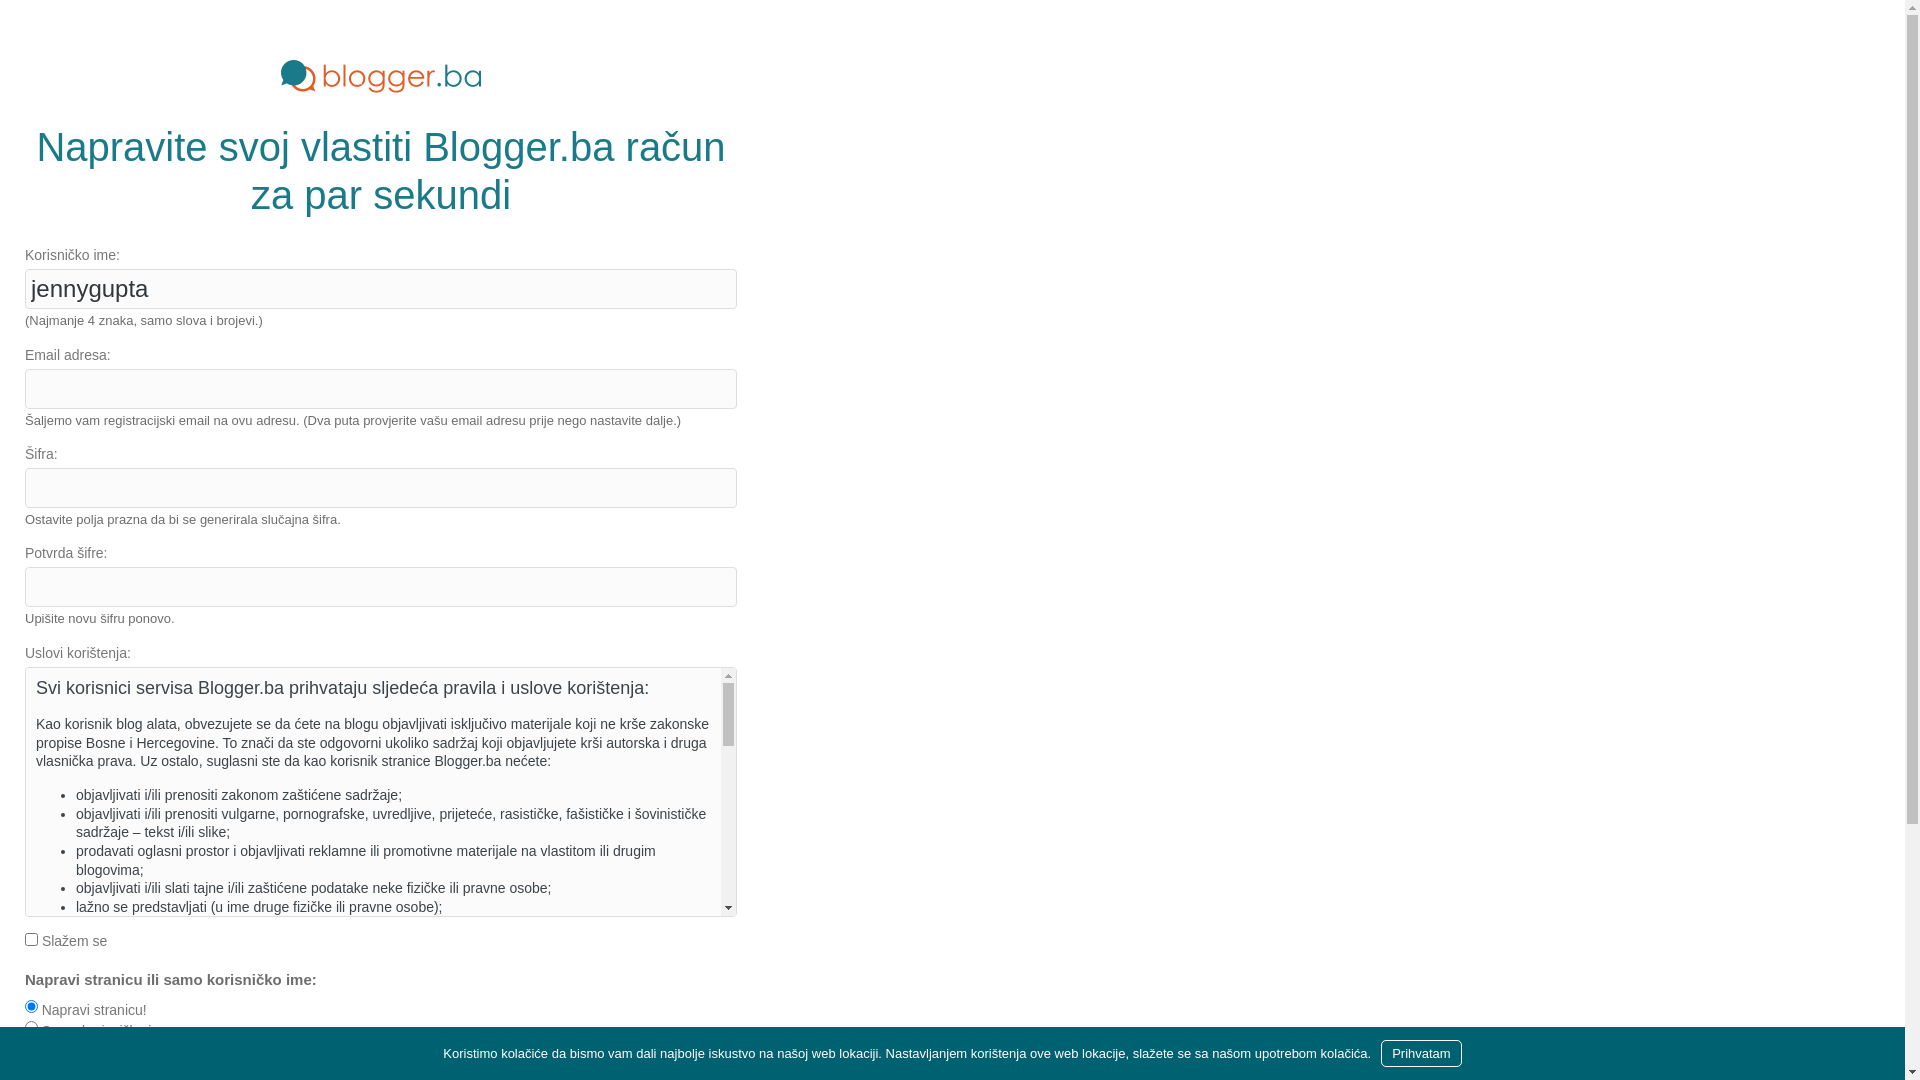  I want to click on 'Prihvatam', so click(1420, 1052).